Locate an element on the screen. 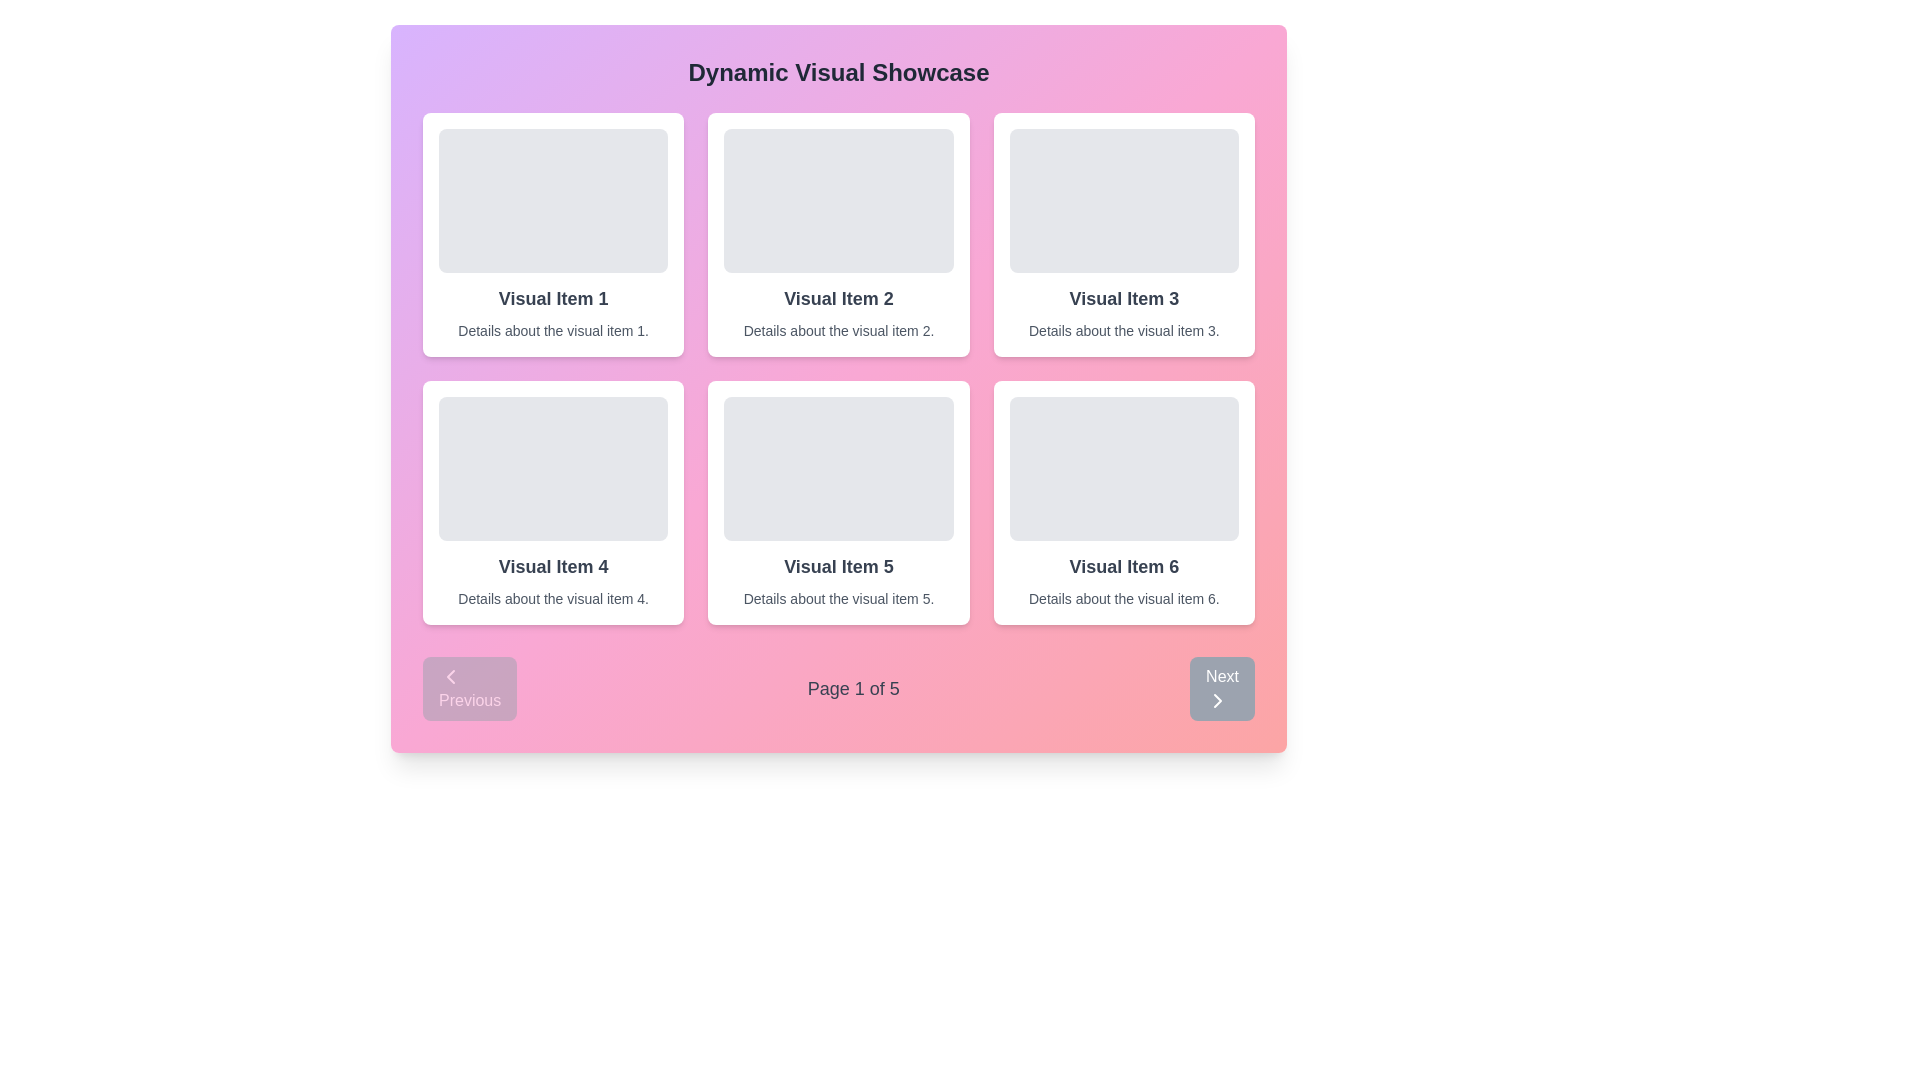  the text element labeled 'Visual Item 5', which is styled in bold, centered alignment, and colored gray, located in the second row and fifth column of the grid layout is located at coordinates (839, 567).